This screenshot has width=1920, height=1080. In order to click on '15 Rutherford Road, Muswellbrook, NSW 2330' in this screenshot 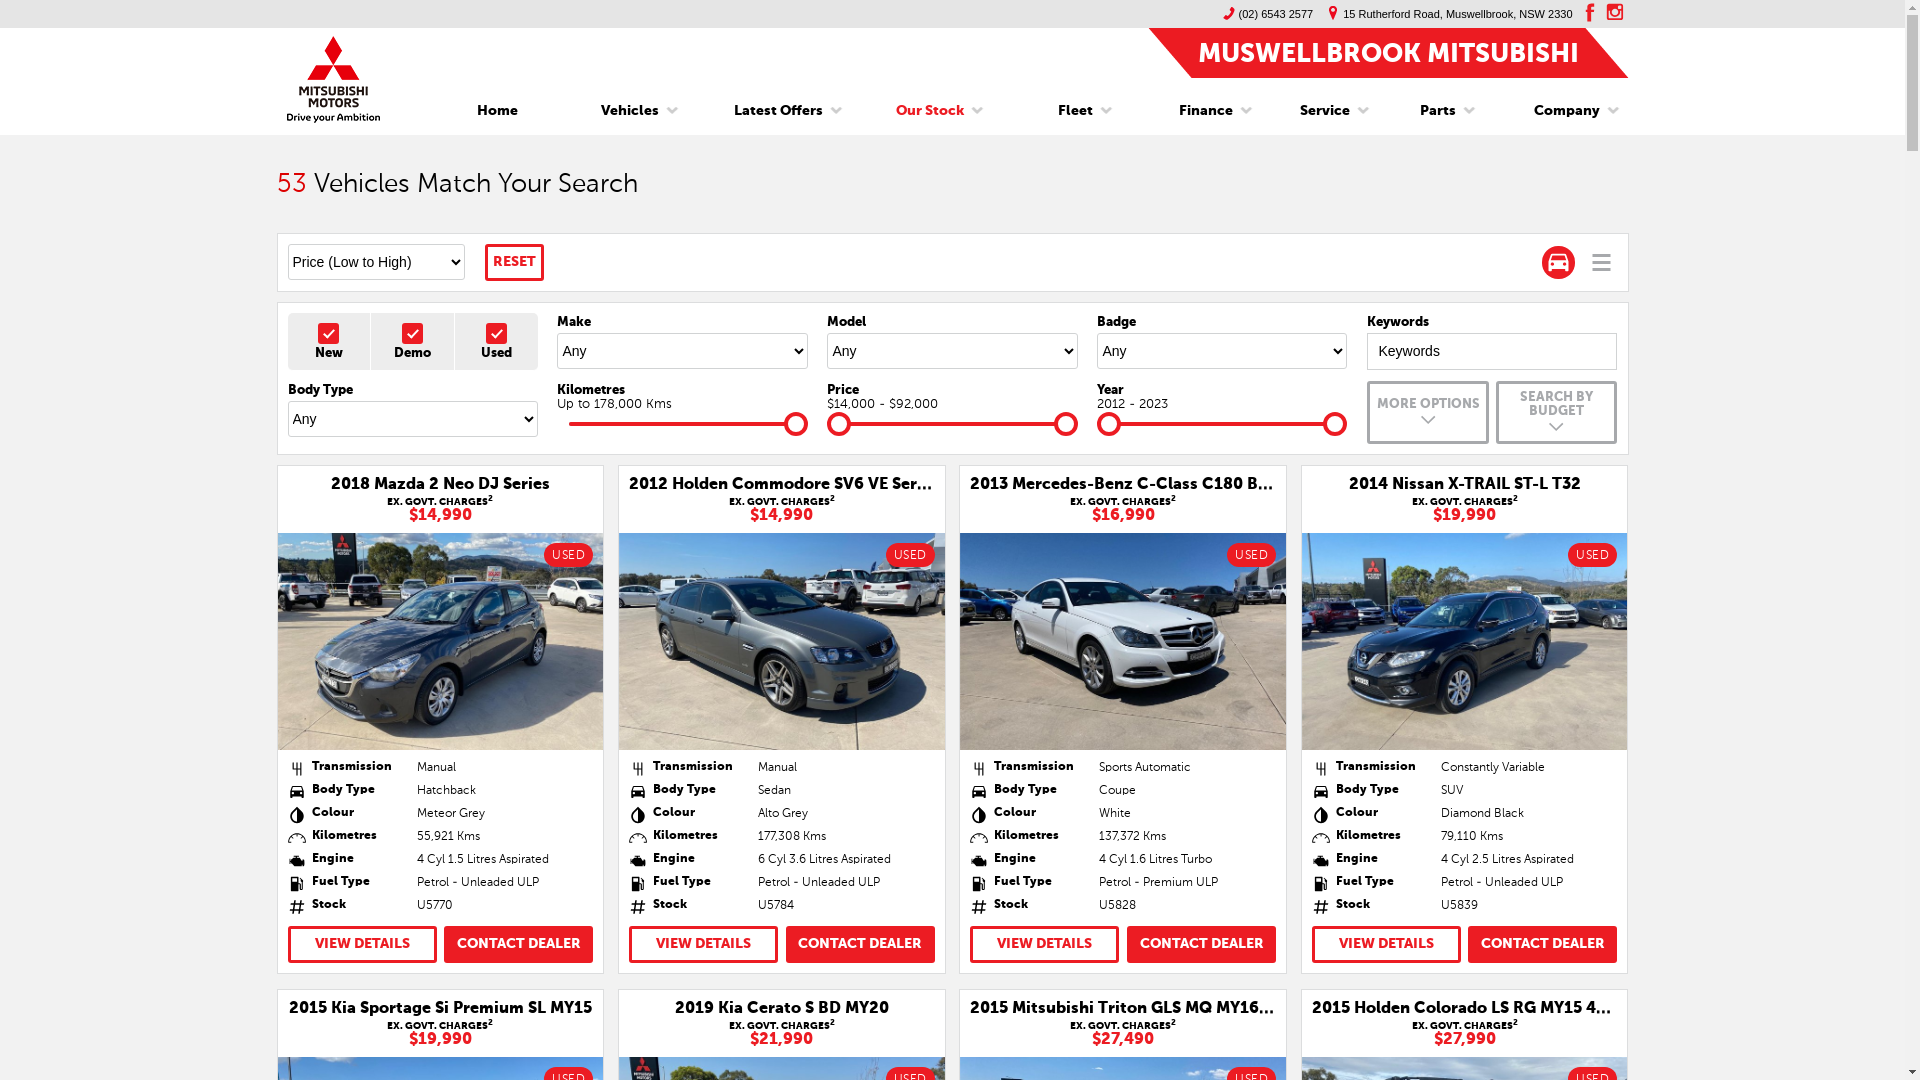, I will do `click(1444, 14)`.